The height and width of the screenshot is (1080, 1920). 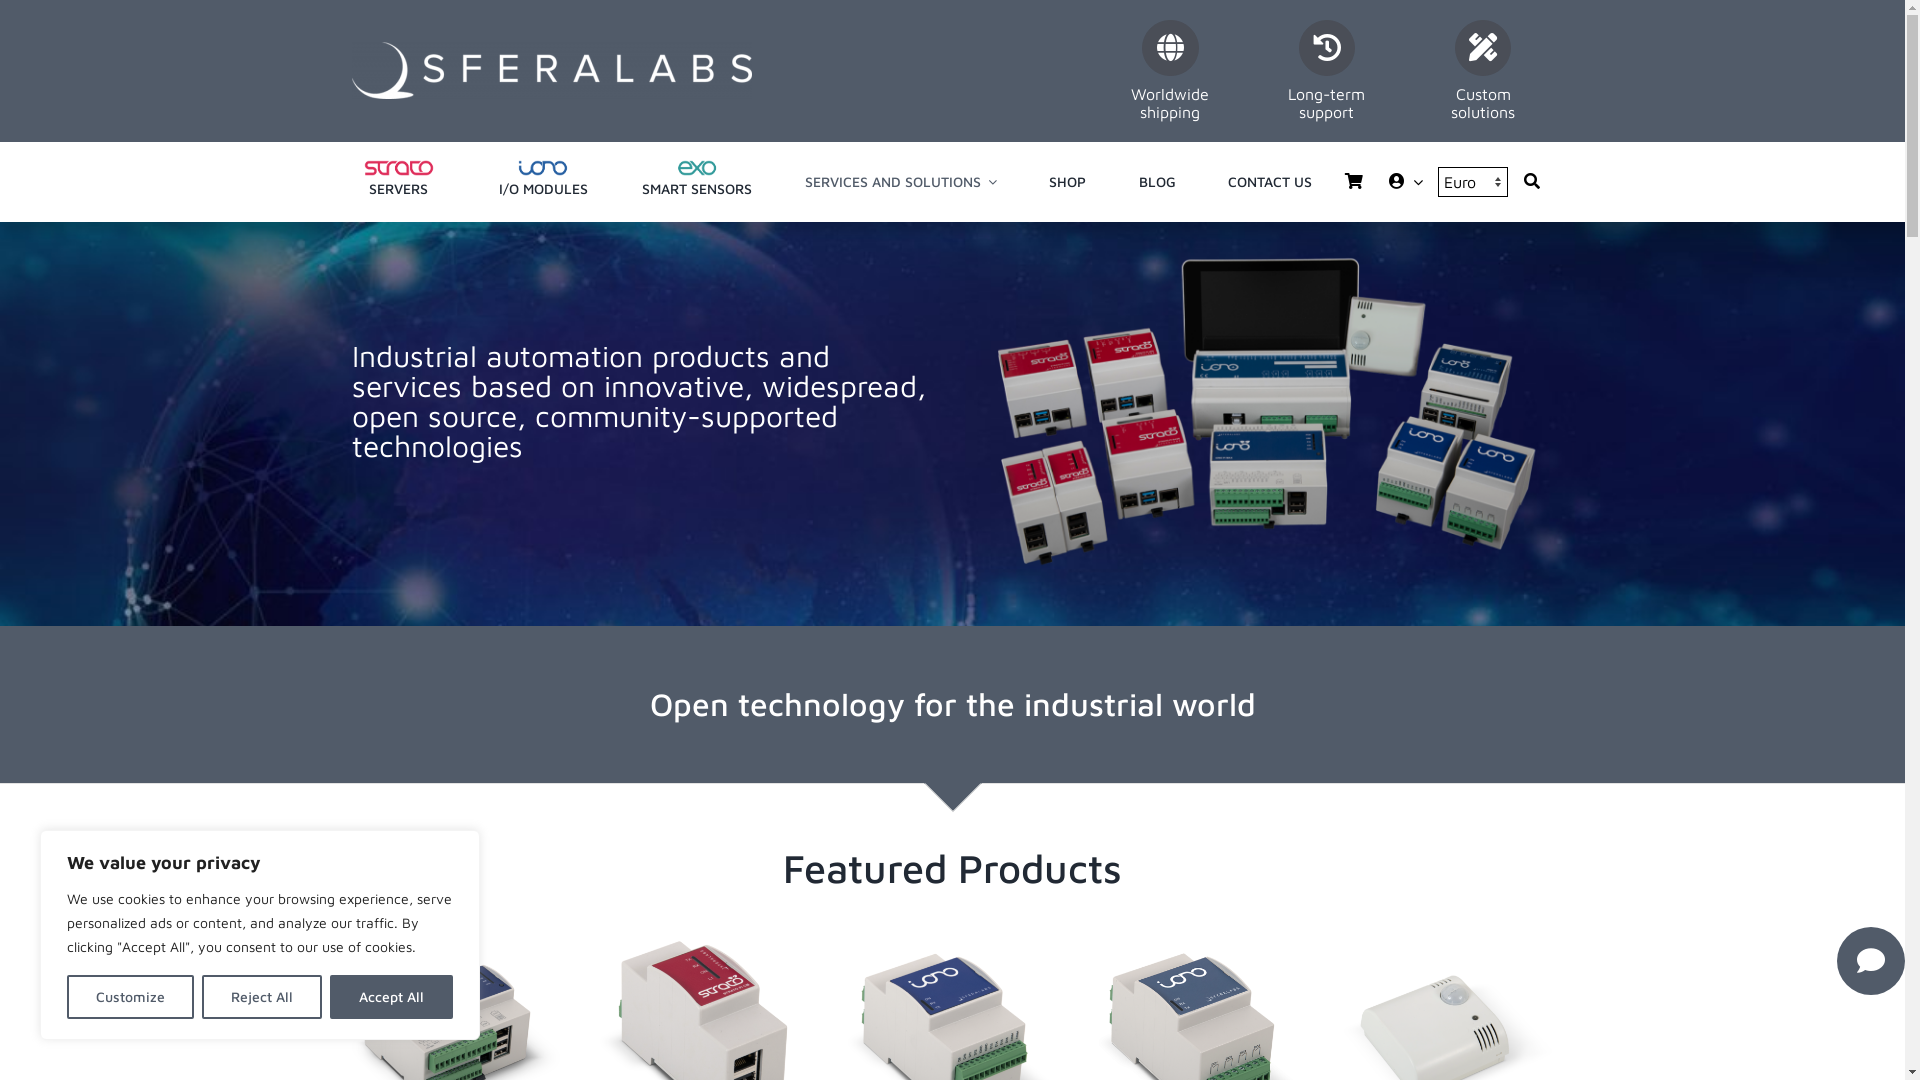 I want to click on 'exo-line', so click(x=696, y=167).